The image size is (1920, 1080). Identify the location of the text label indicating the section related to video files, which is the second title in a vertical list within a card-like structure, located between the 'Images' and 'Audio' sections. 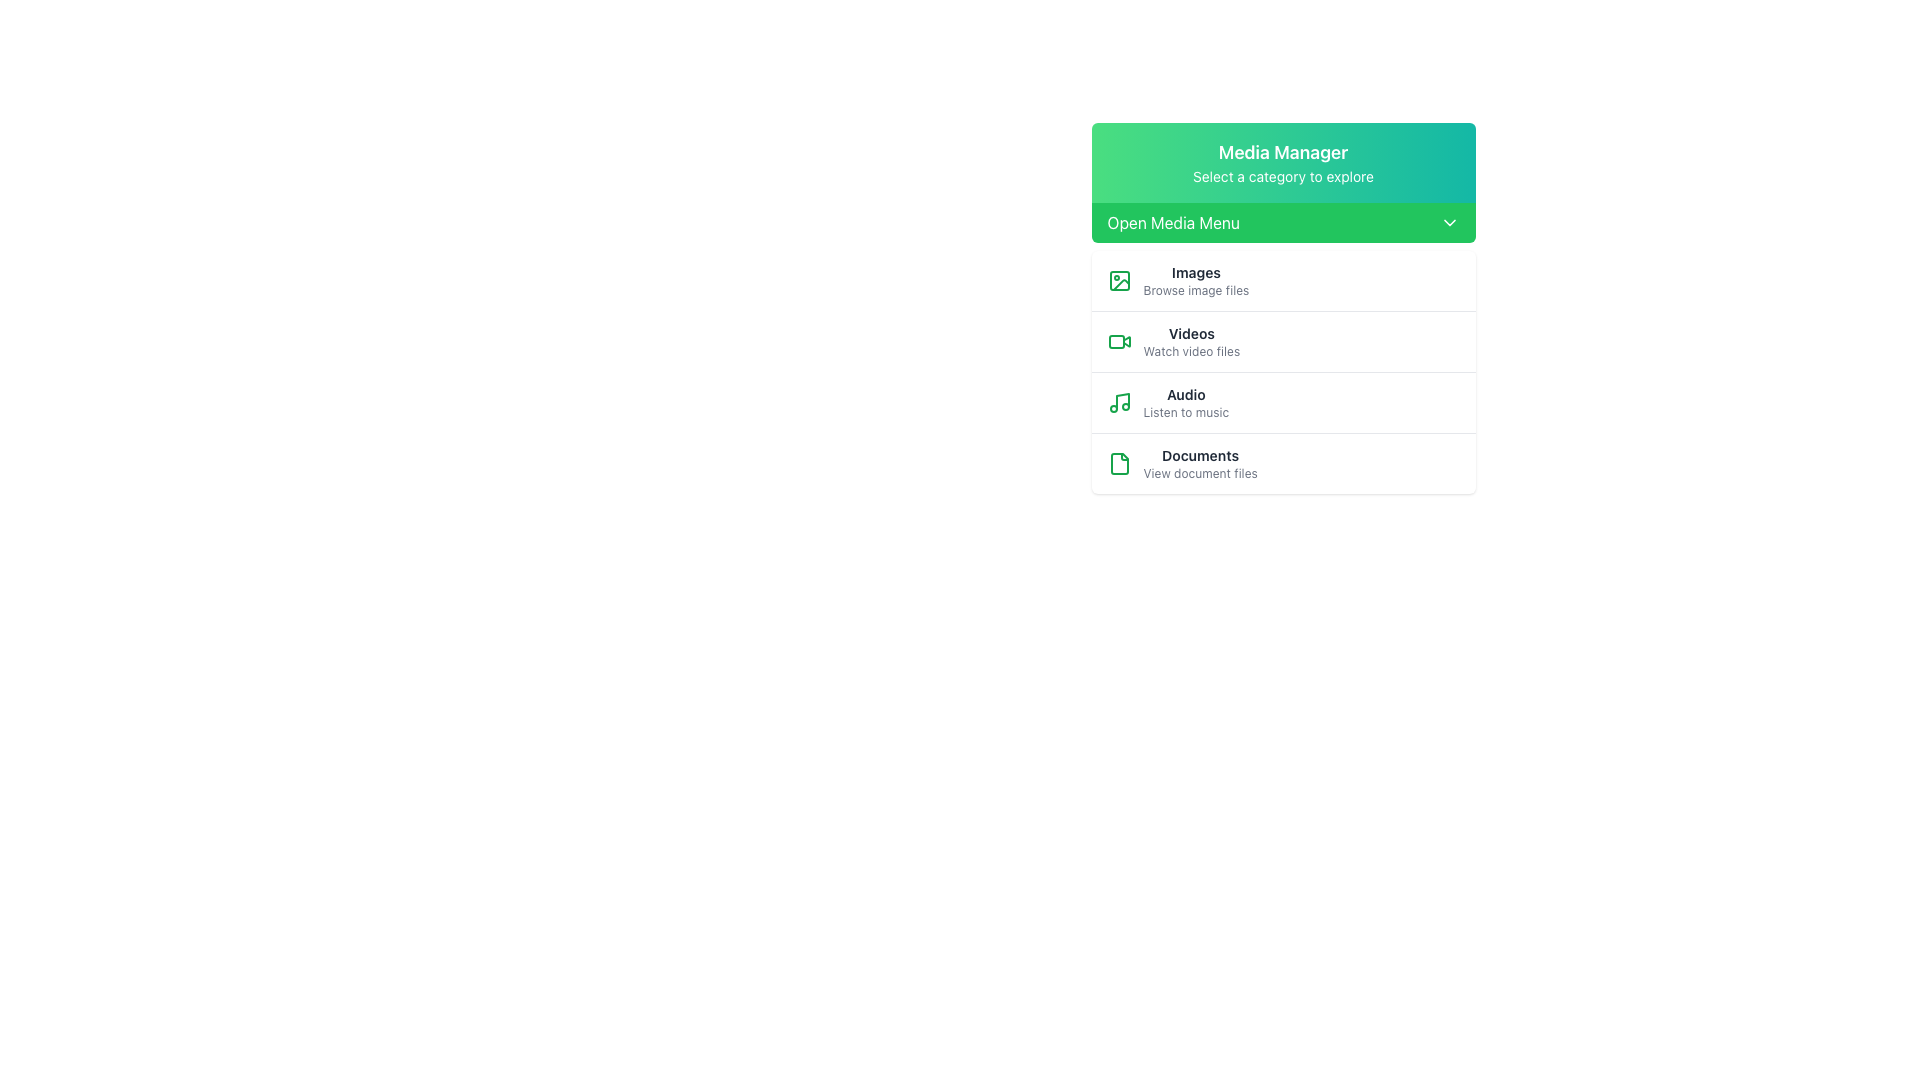
(1191, 333).